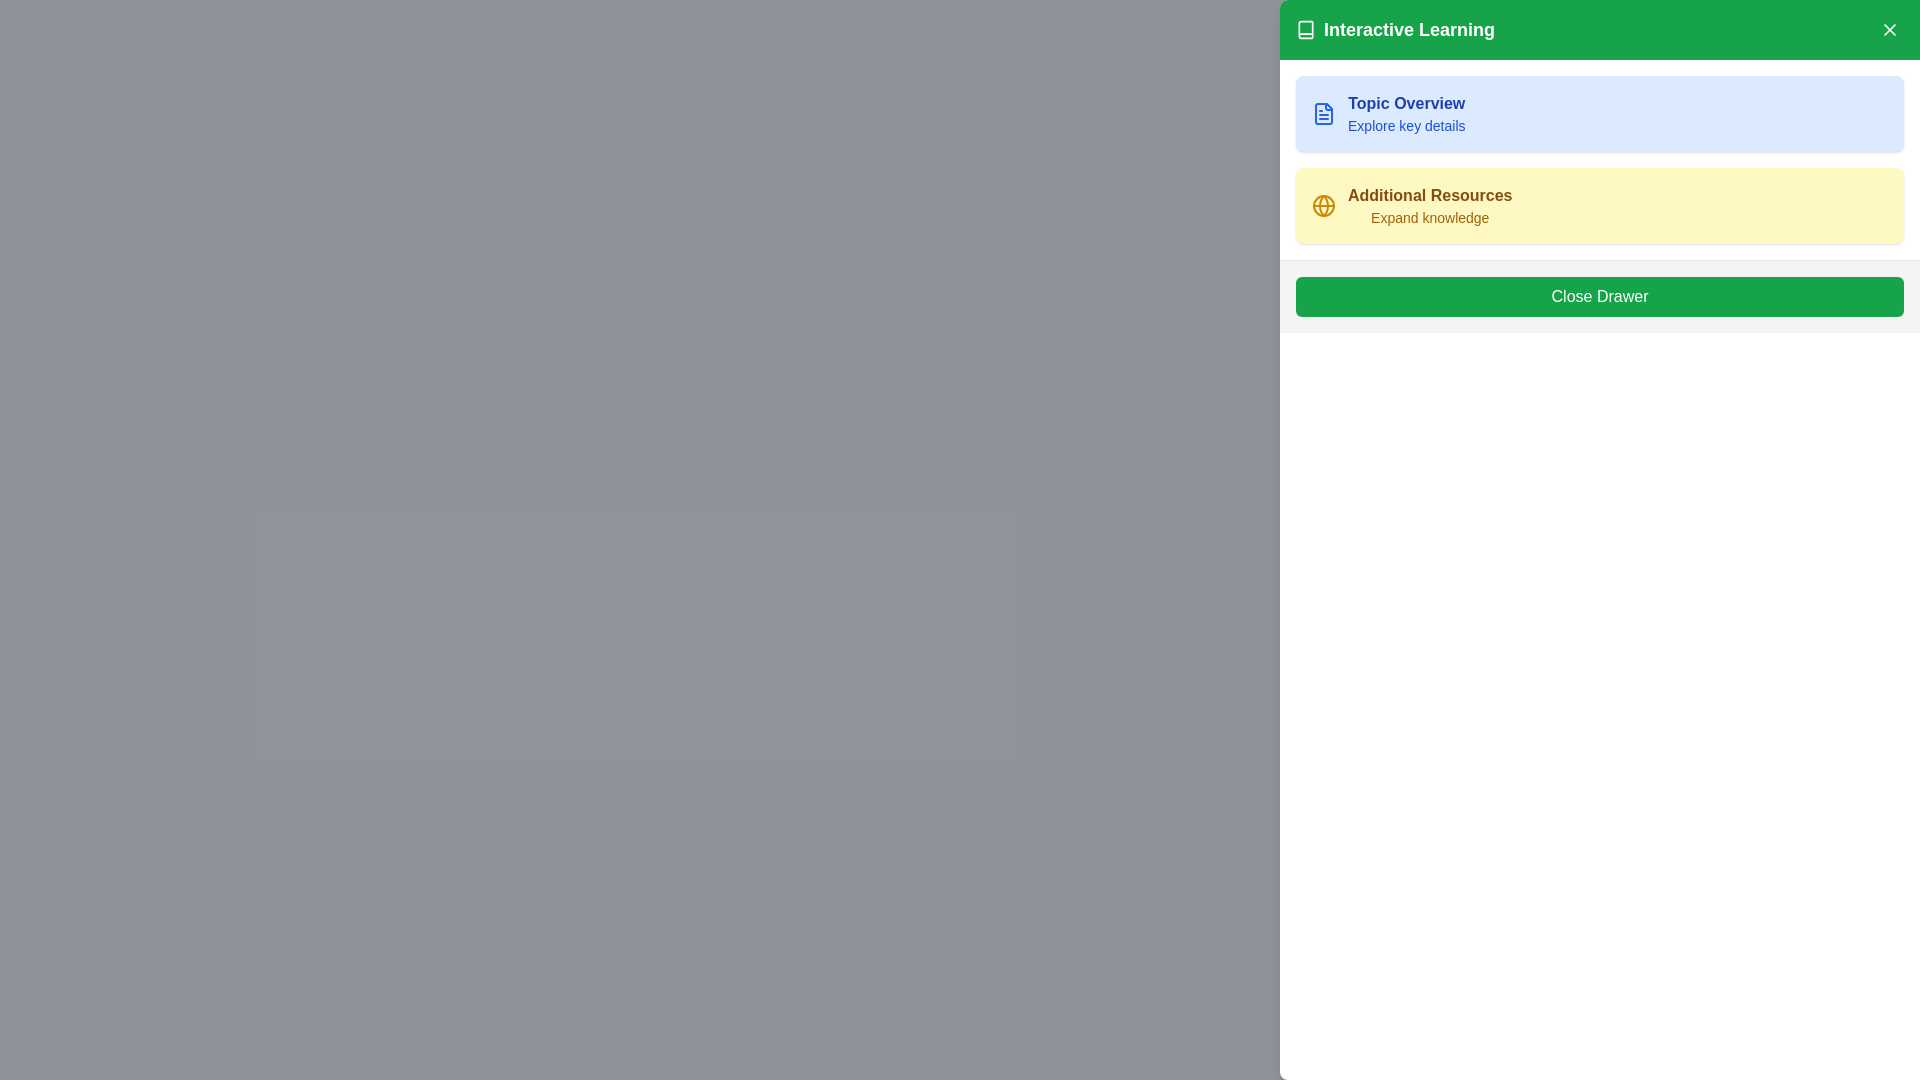  Describe the element at coordinates (1305, 30) in the screenshot. I see `the book icon located in the top-left corner of the green header bar titled 'Interactive Learning'` at that location.